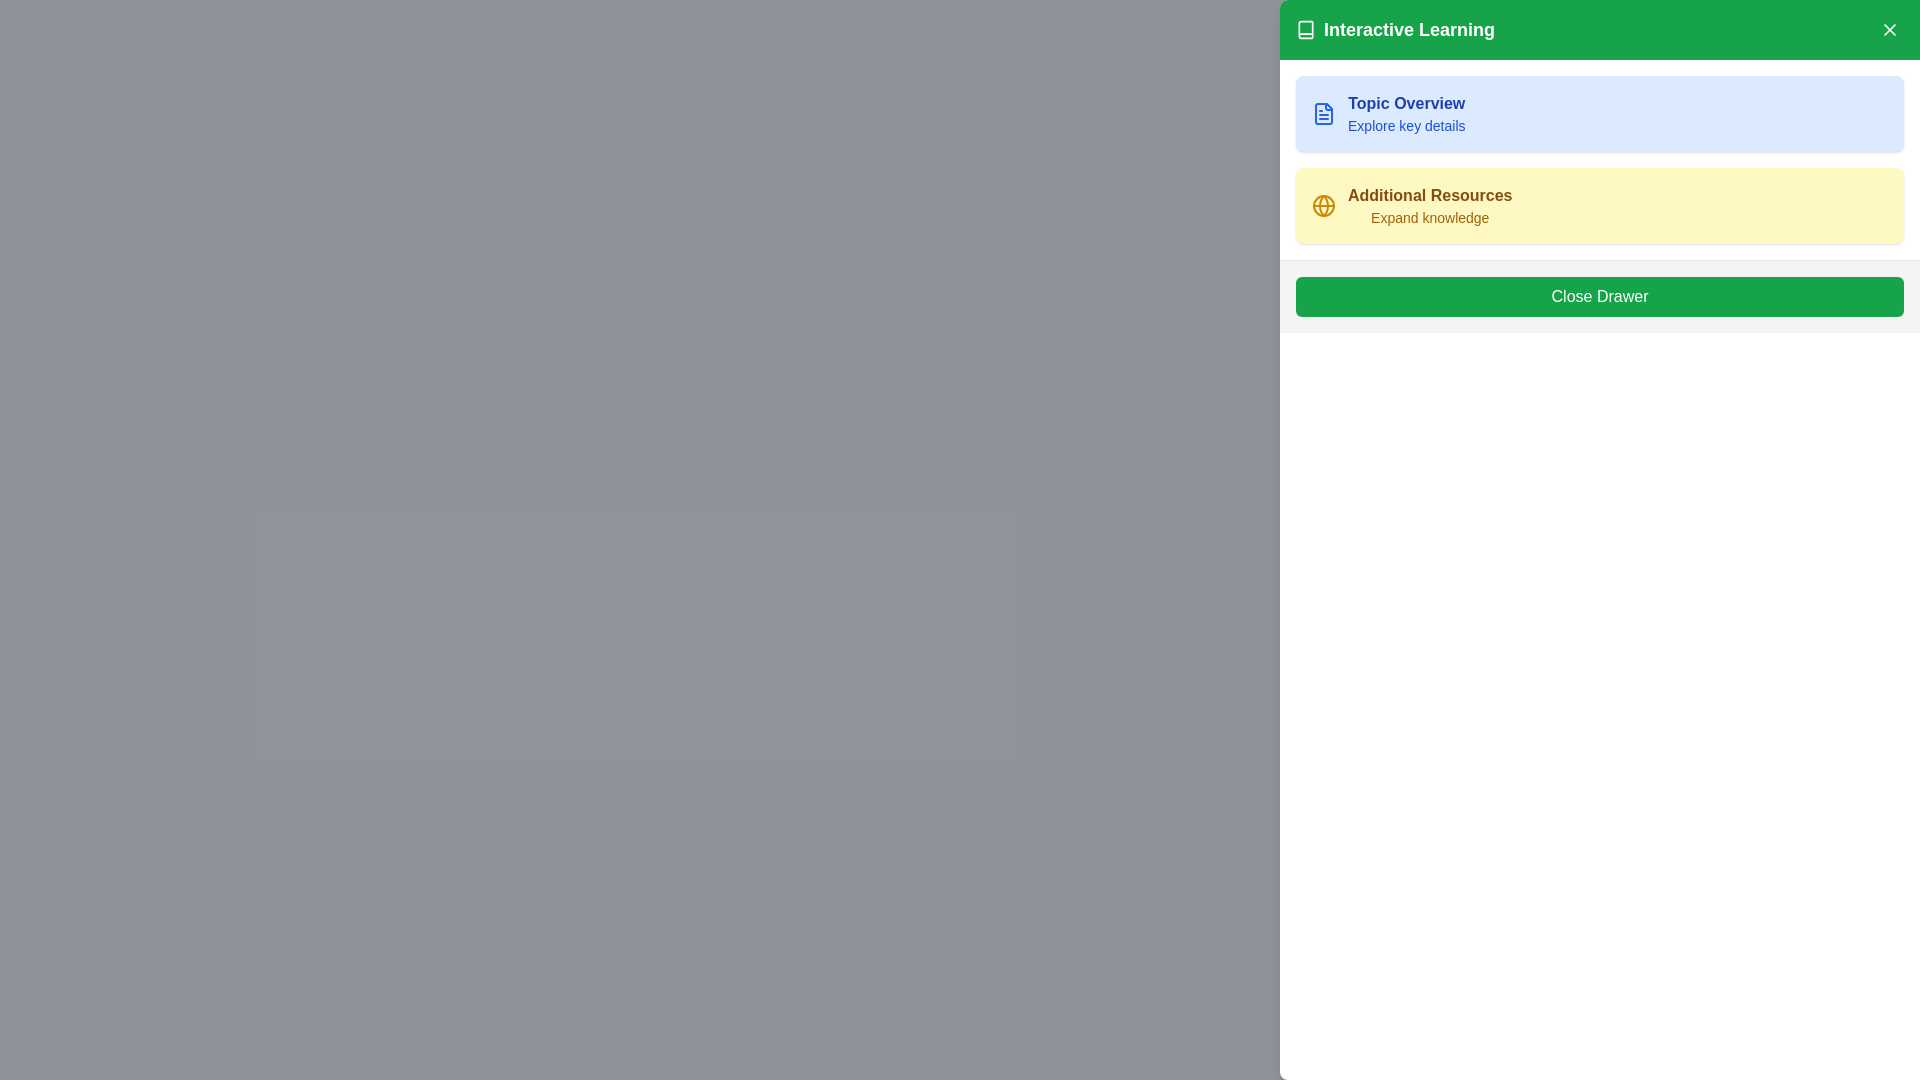  Describe the element at coordinates (1305, 30) in the screenshot. I see `the book icon located in the top-left corner of the green header bar titled 'Interactive Learning'` at that location.